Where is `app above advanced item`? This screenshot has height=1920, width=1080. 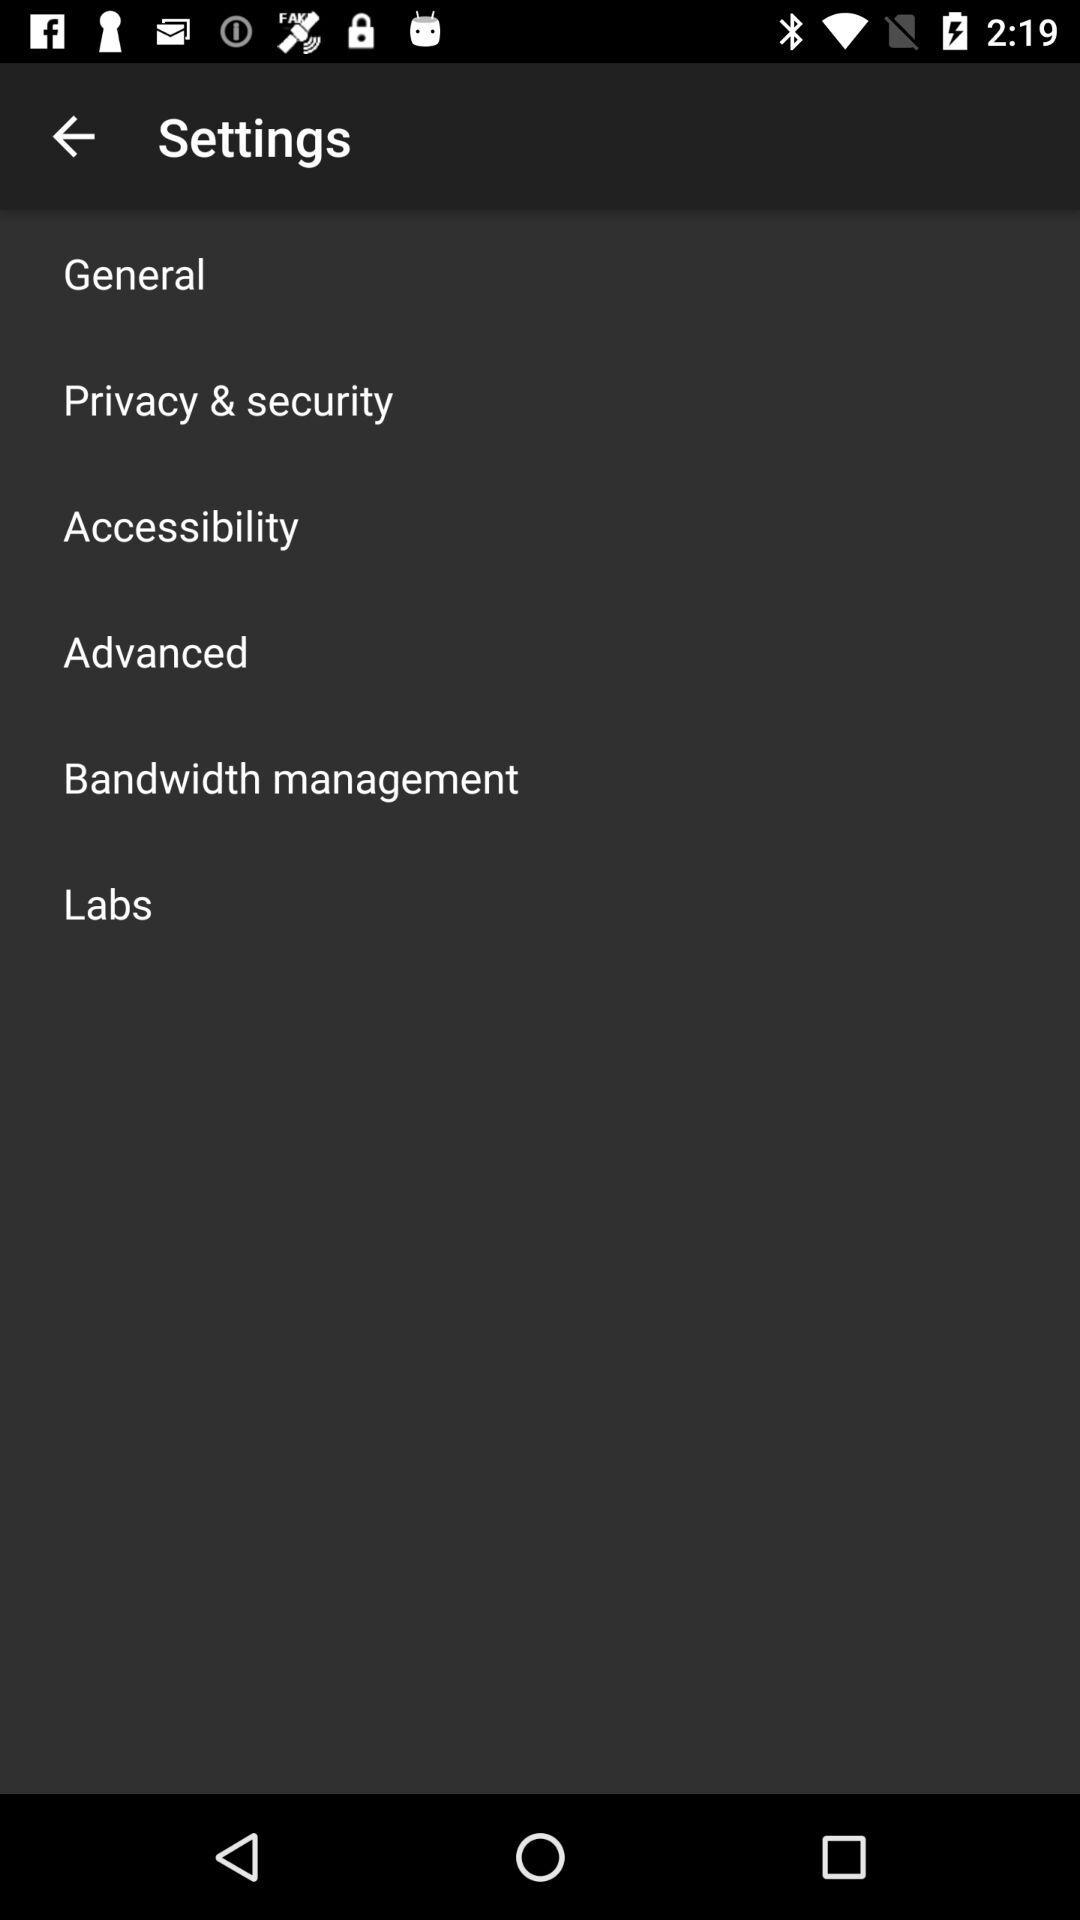 app above advanced item is located at coordinates (181, 524).